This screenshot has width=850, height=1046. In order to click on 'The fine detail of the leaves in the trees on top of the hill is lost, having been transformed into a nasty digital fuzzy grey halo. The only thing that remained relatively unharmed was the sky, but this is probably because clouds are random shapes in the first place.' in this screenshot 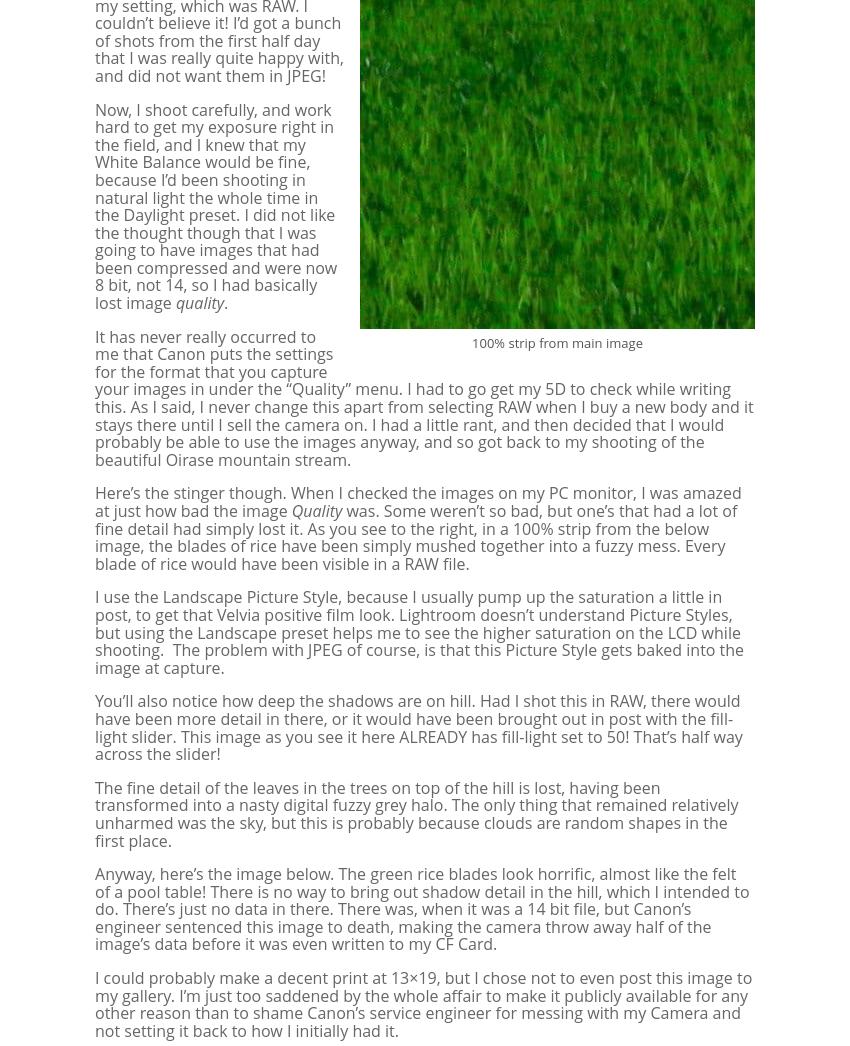, I will do `click(416, 813)`.